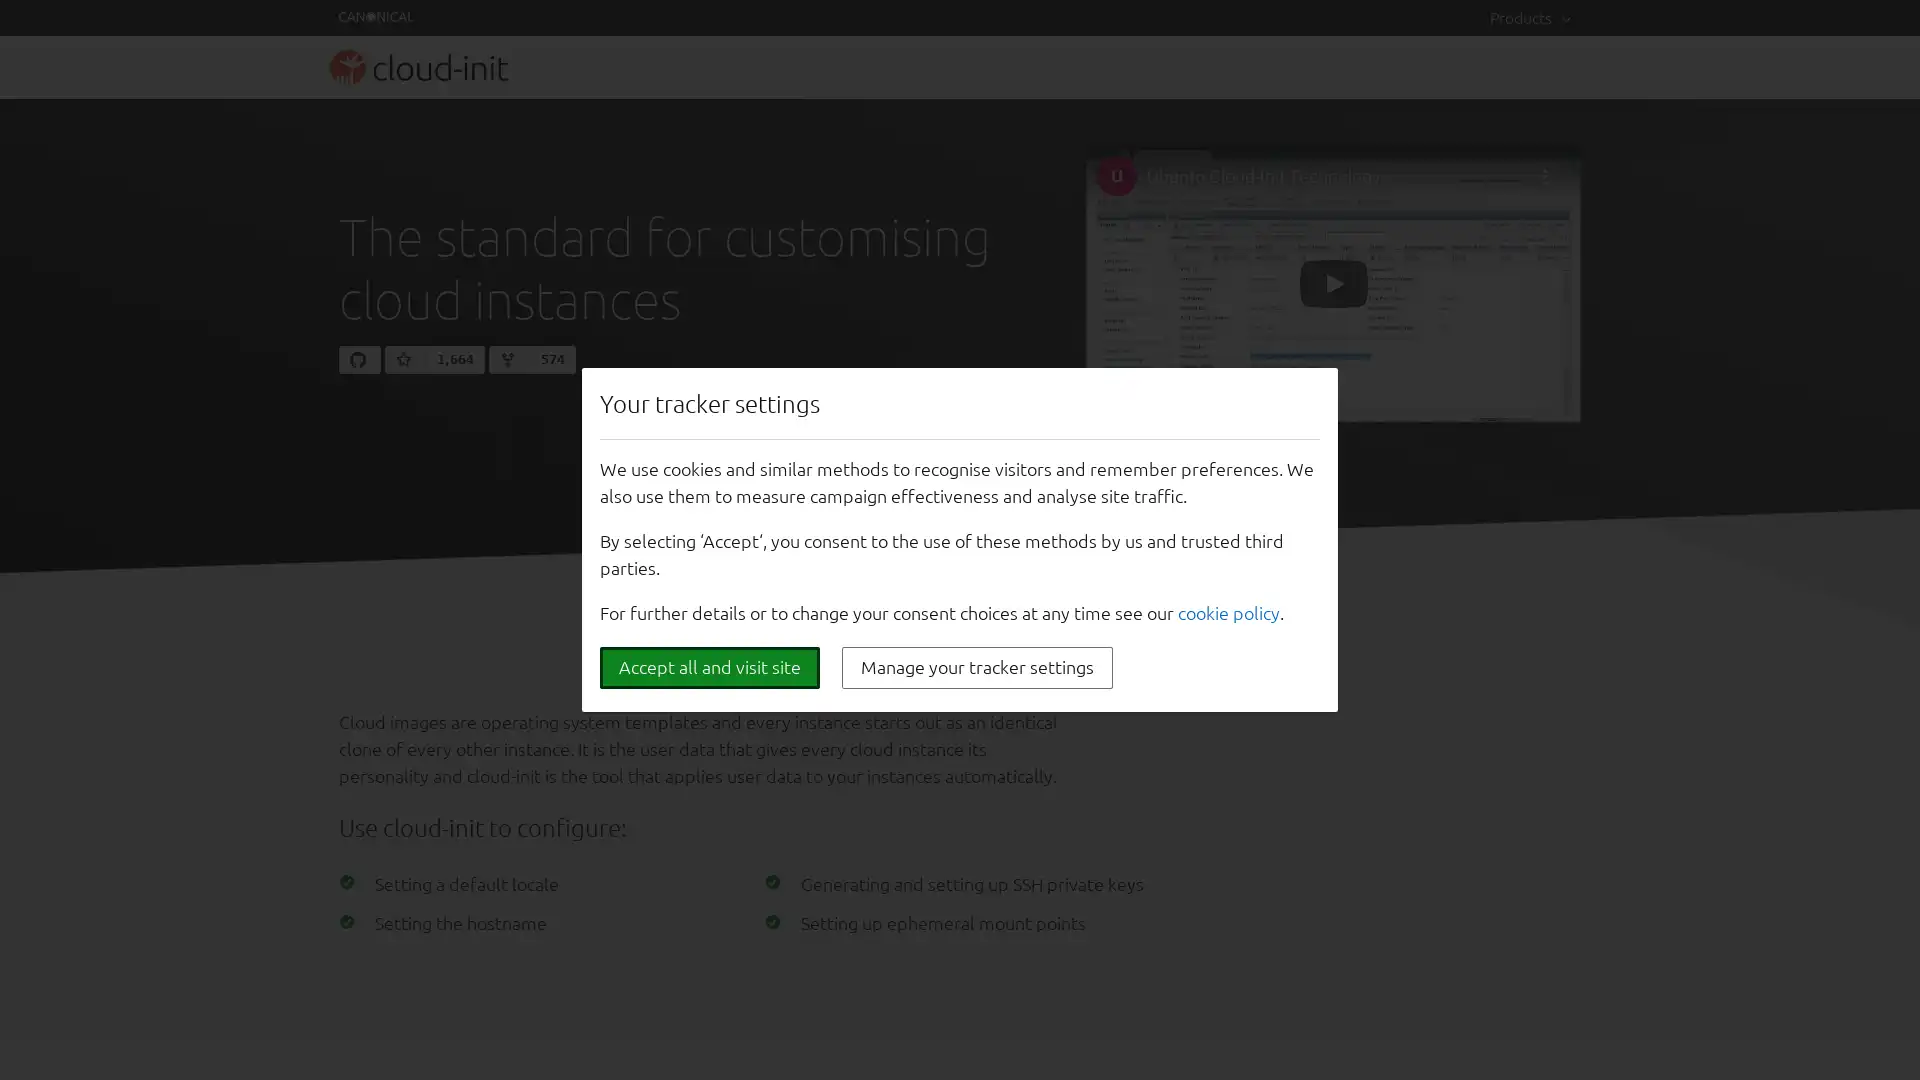 This screenshot has height=1080, width=1920. What do you see at coordinates (710, 667) in the screenshot?
I see `Accept all and visit site` at bounding box center [710, 667].